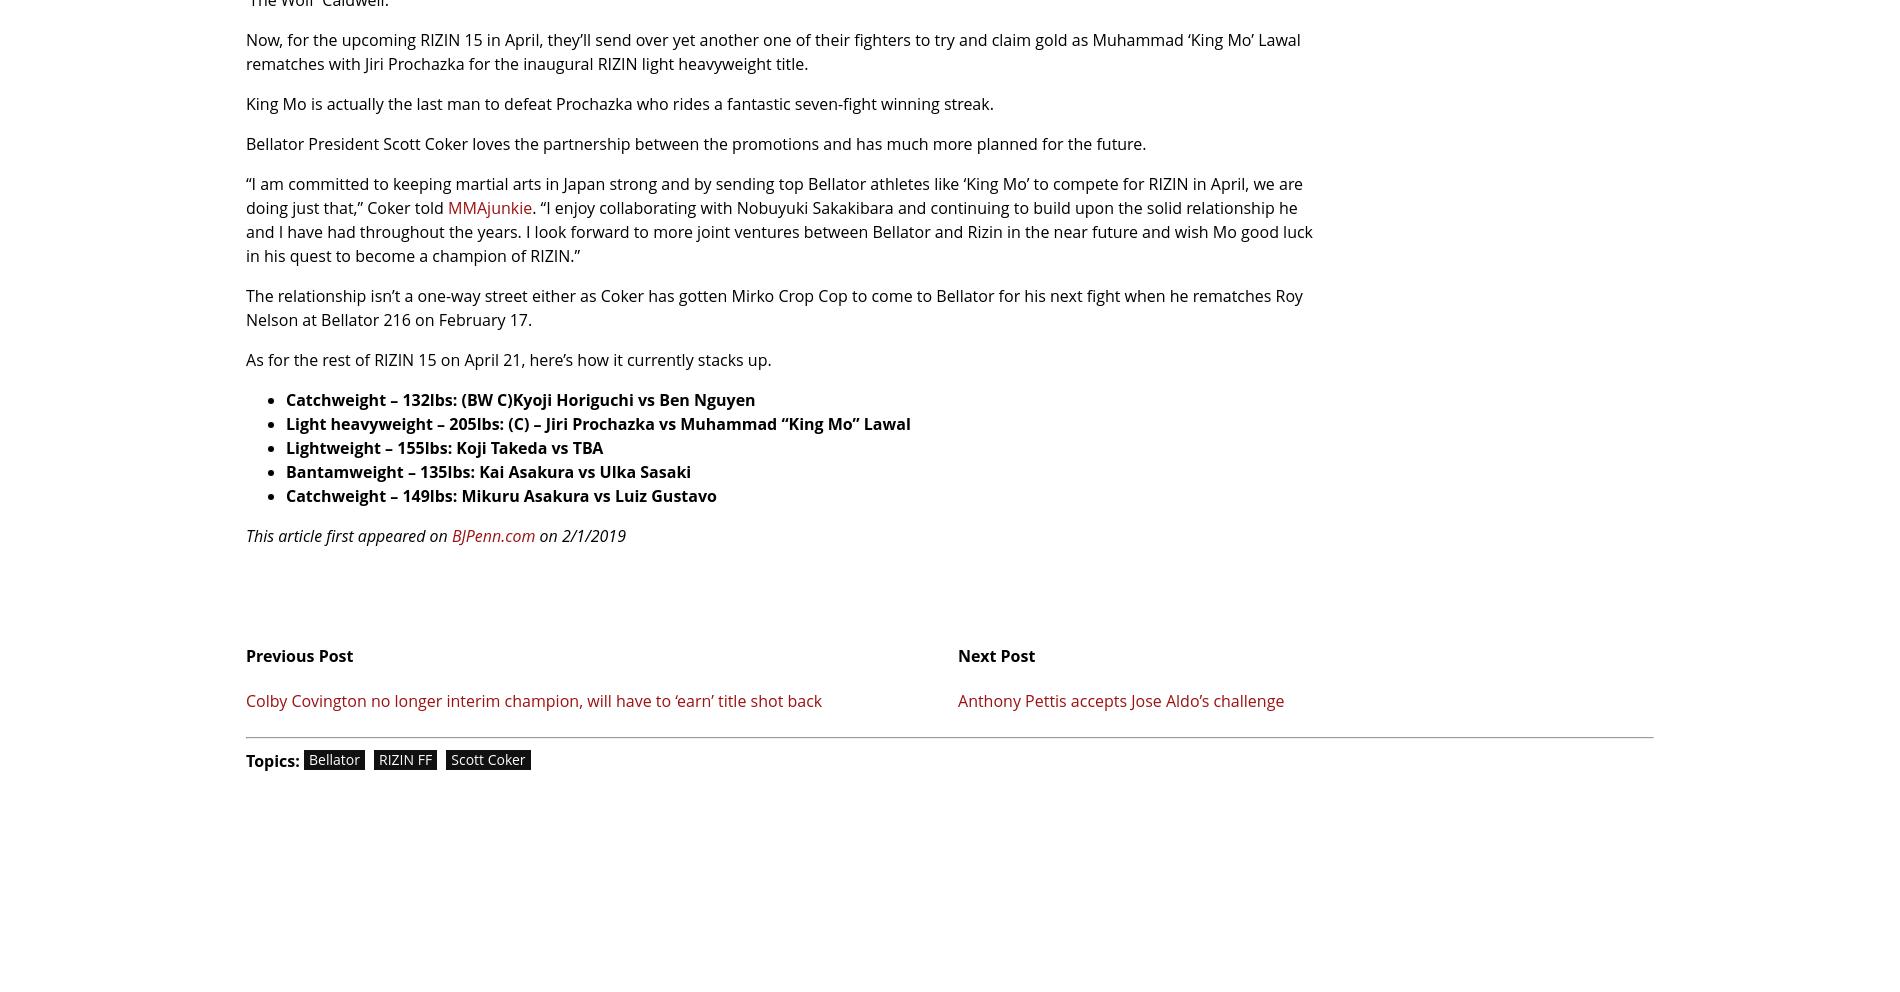 The height and width of the screenshot is (992, 1900). What do you see at coordinates (332, 758) in the screenshot?
I see `'Bellator'` at bounding box center [332, 758].